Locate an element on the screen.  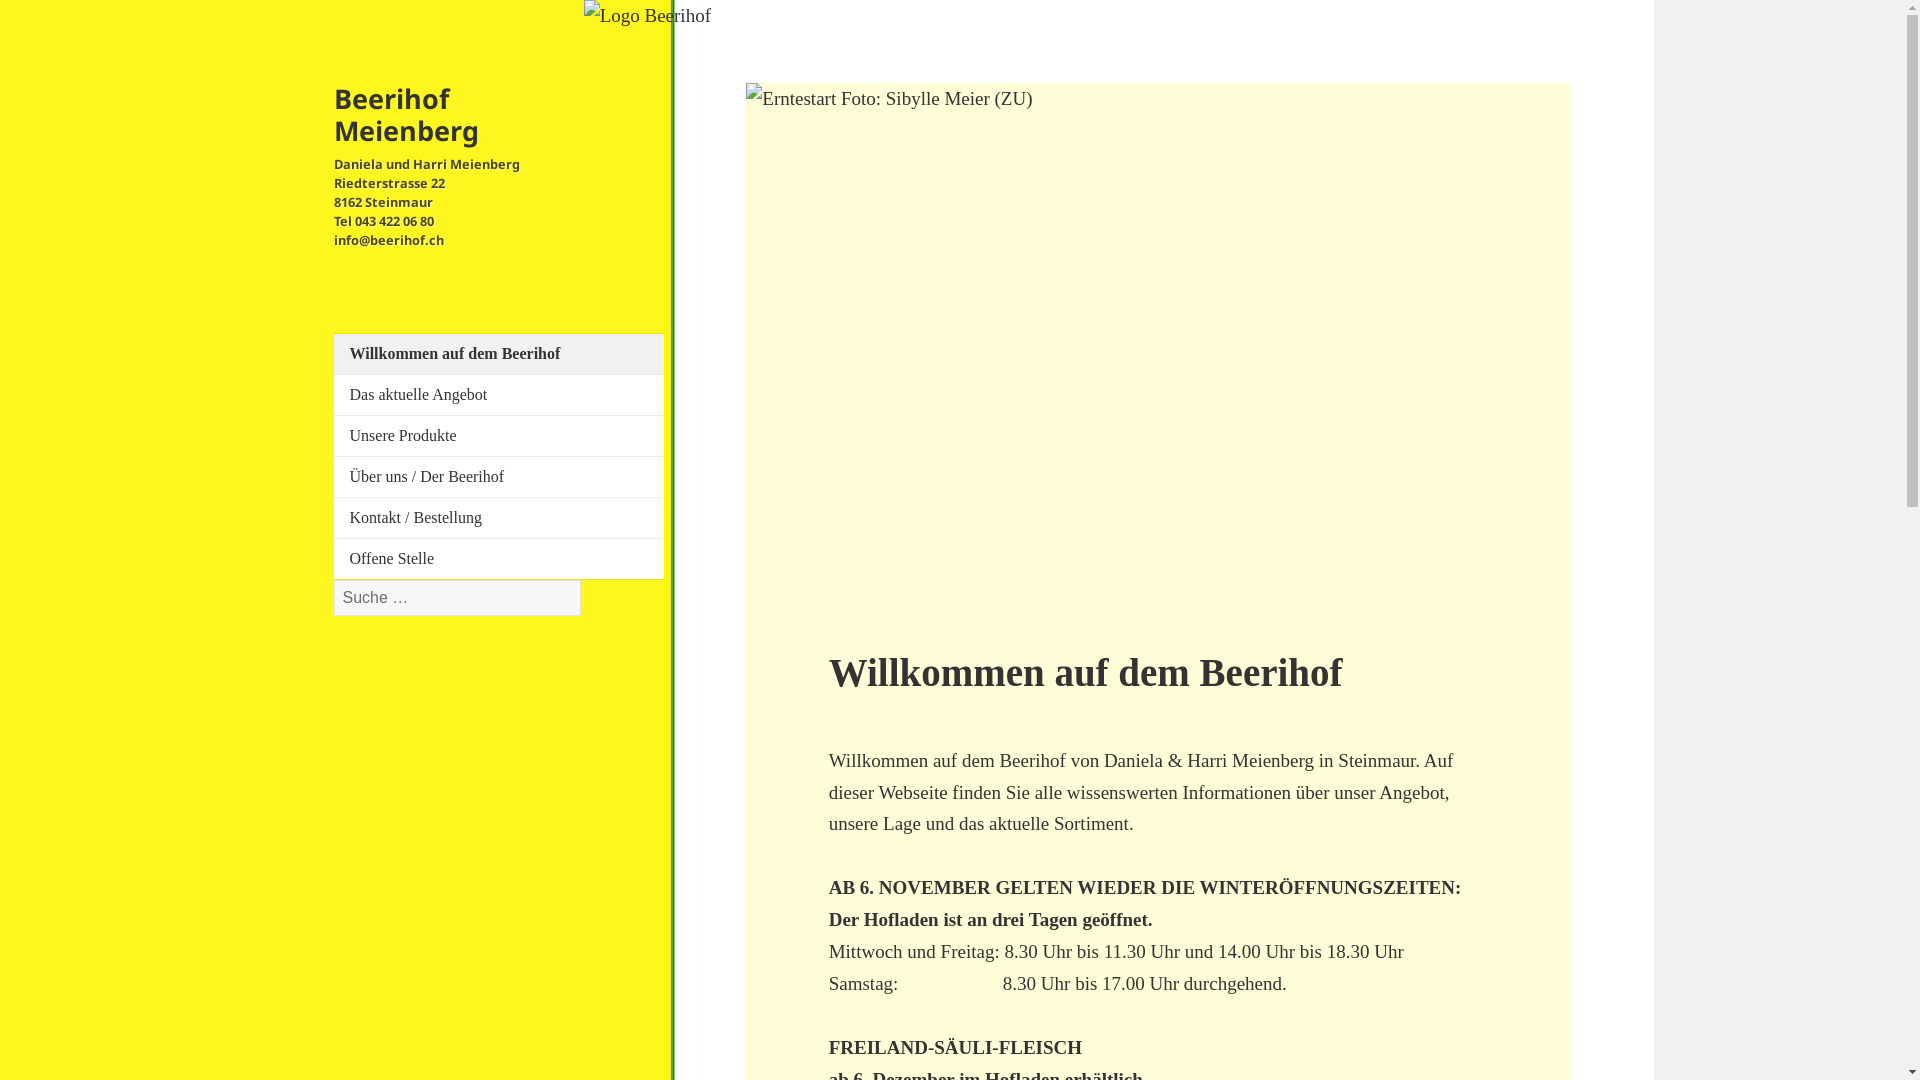
'Willkommen auf dem Beerihof' is located at coordinates (507, 353).